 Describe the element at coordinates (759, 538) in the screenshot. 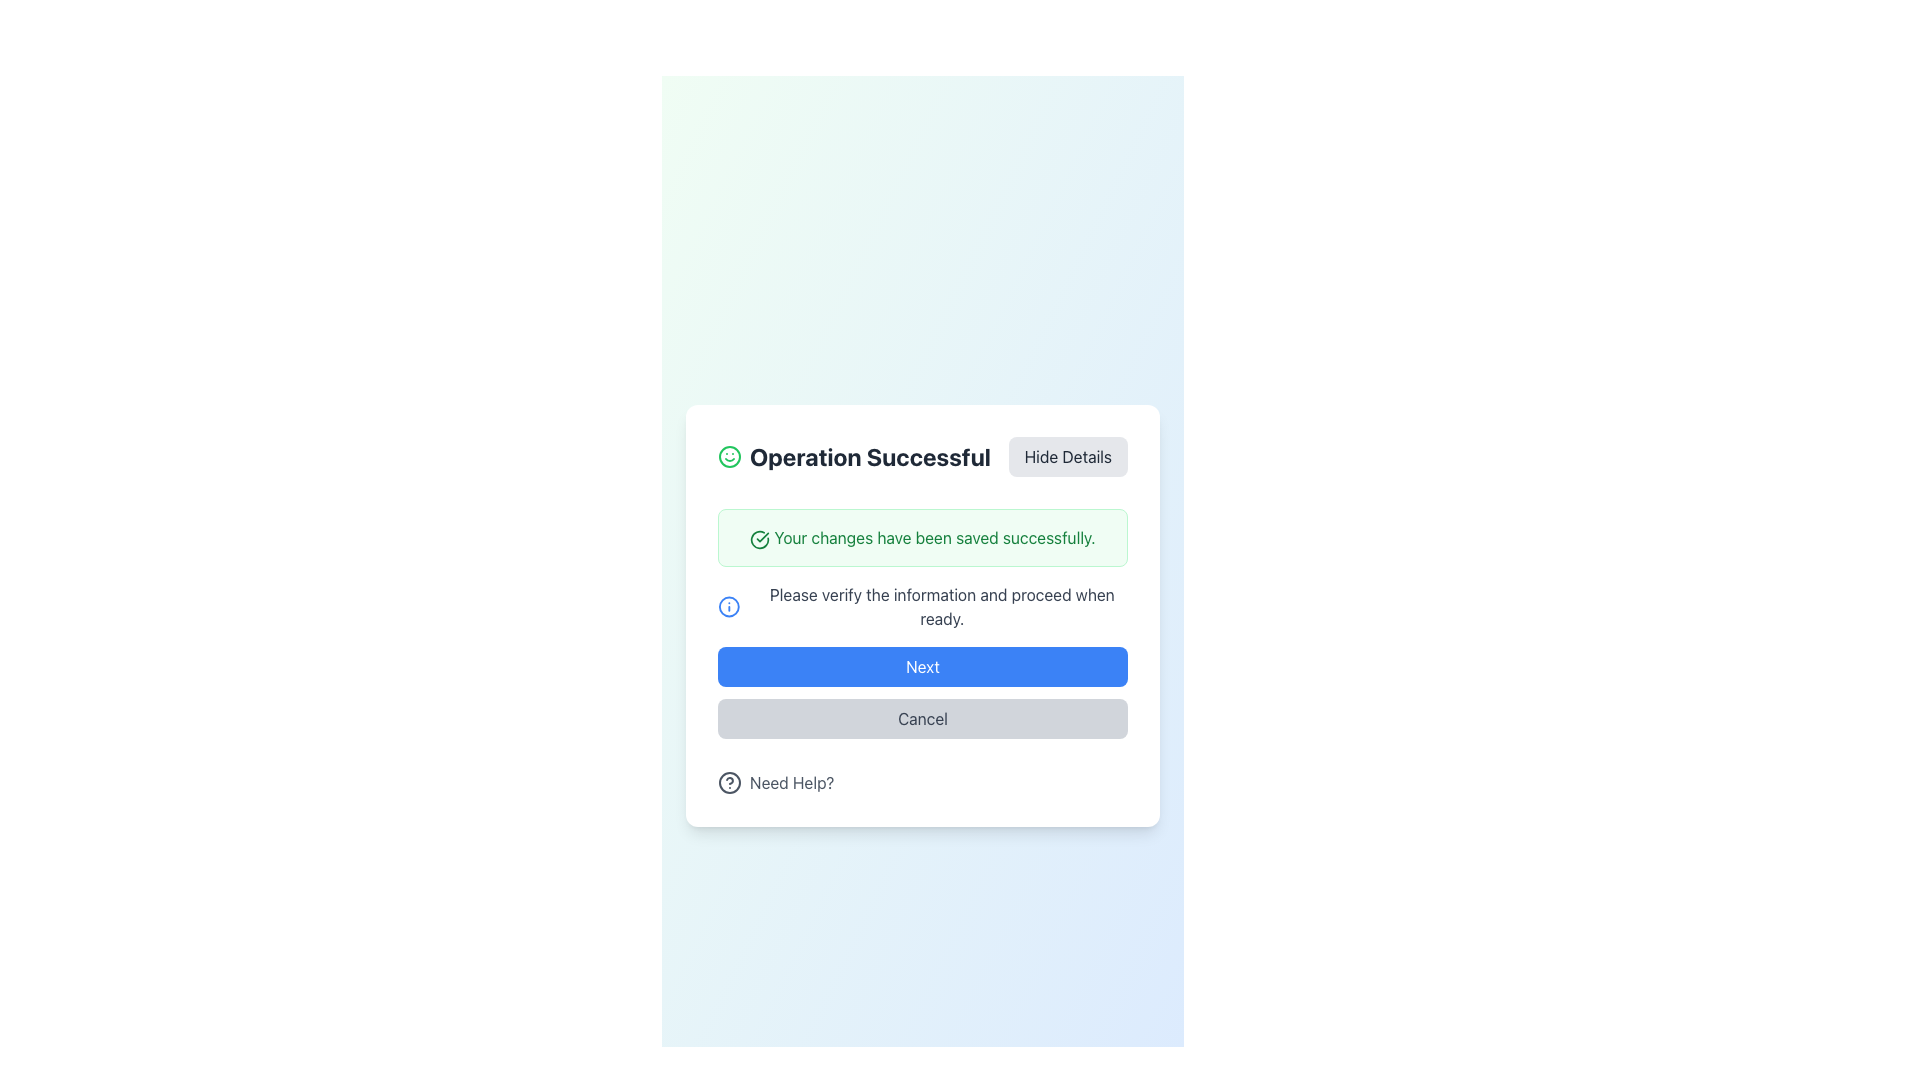

I see `the circular checkmark icon with a green outline that represents success, located to the left of the success message 'Your changes have been saved successfully.'` at that location.